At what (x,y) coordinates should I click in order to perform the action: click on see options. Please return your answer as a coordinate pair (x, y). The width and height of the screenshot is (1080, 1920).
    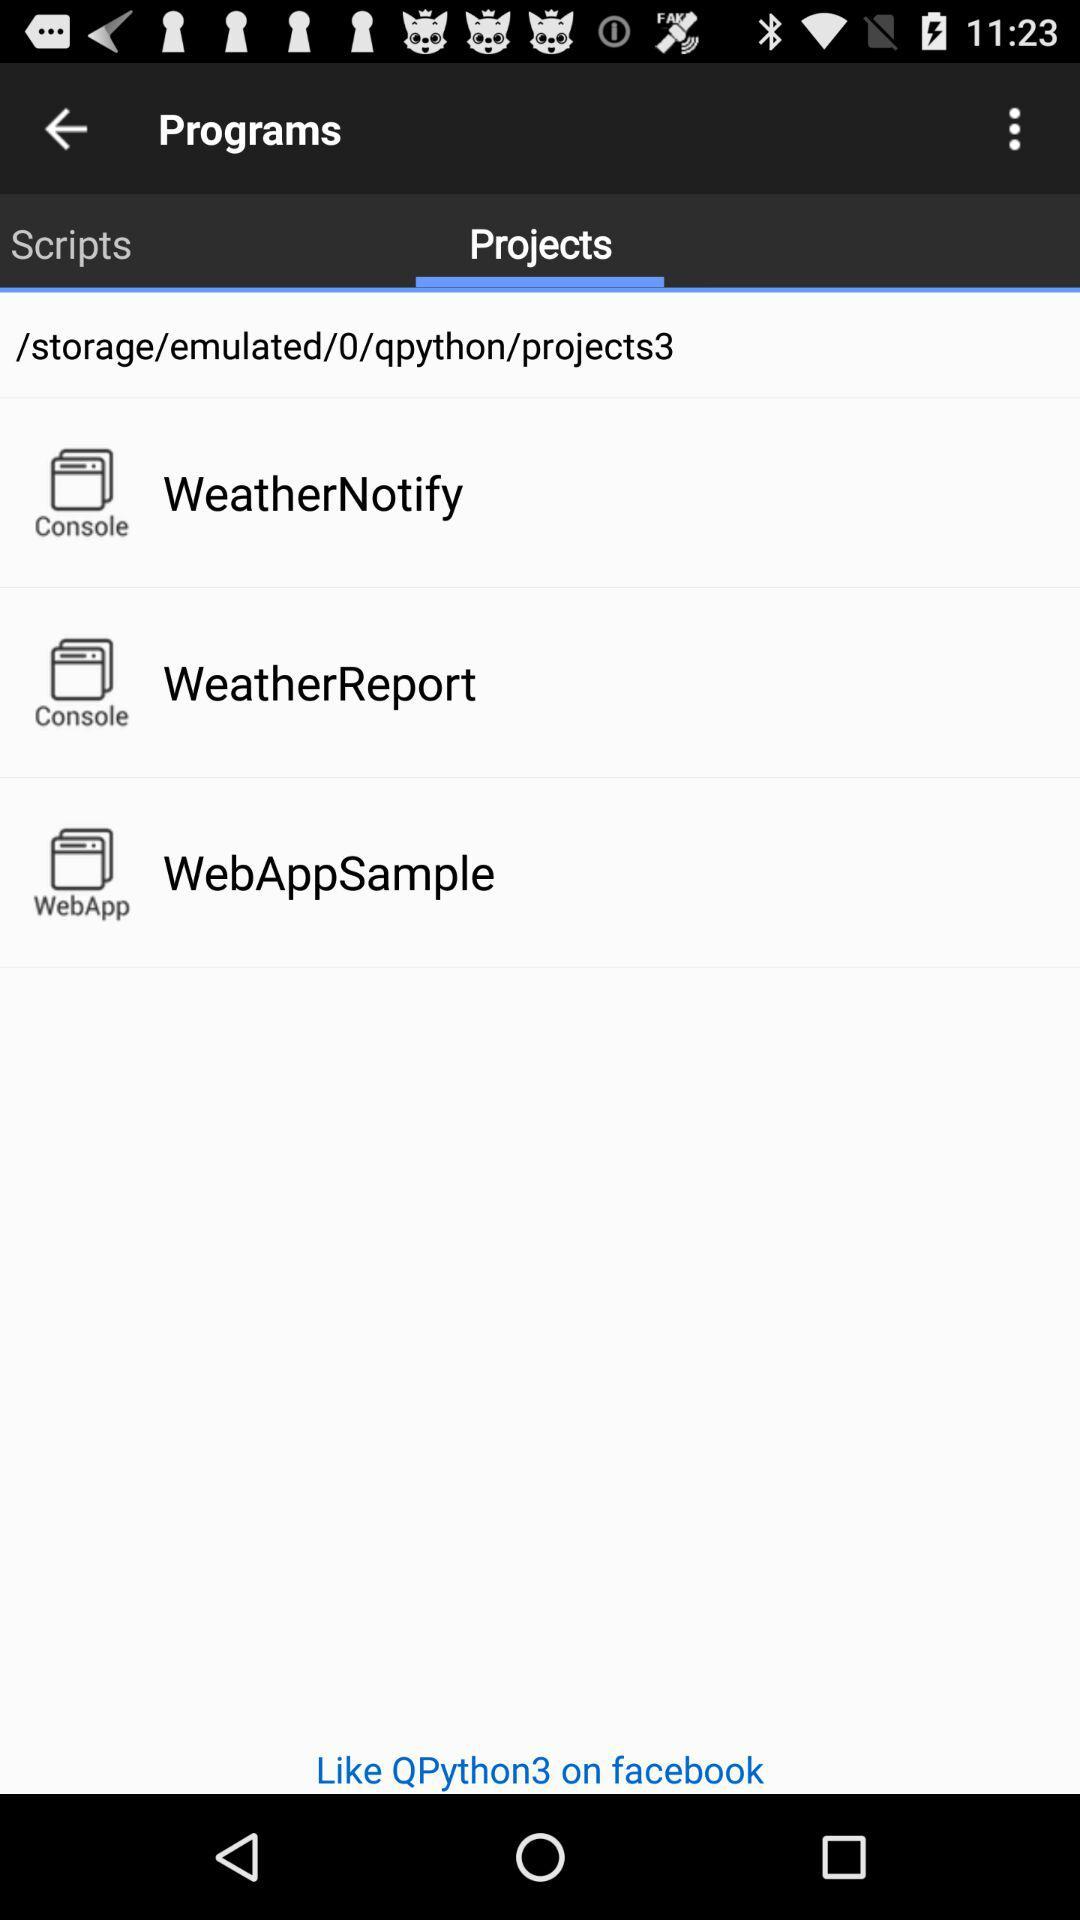
    Looking at the image, I should click on (1014, 127).